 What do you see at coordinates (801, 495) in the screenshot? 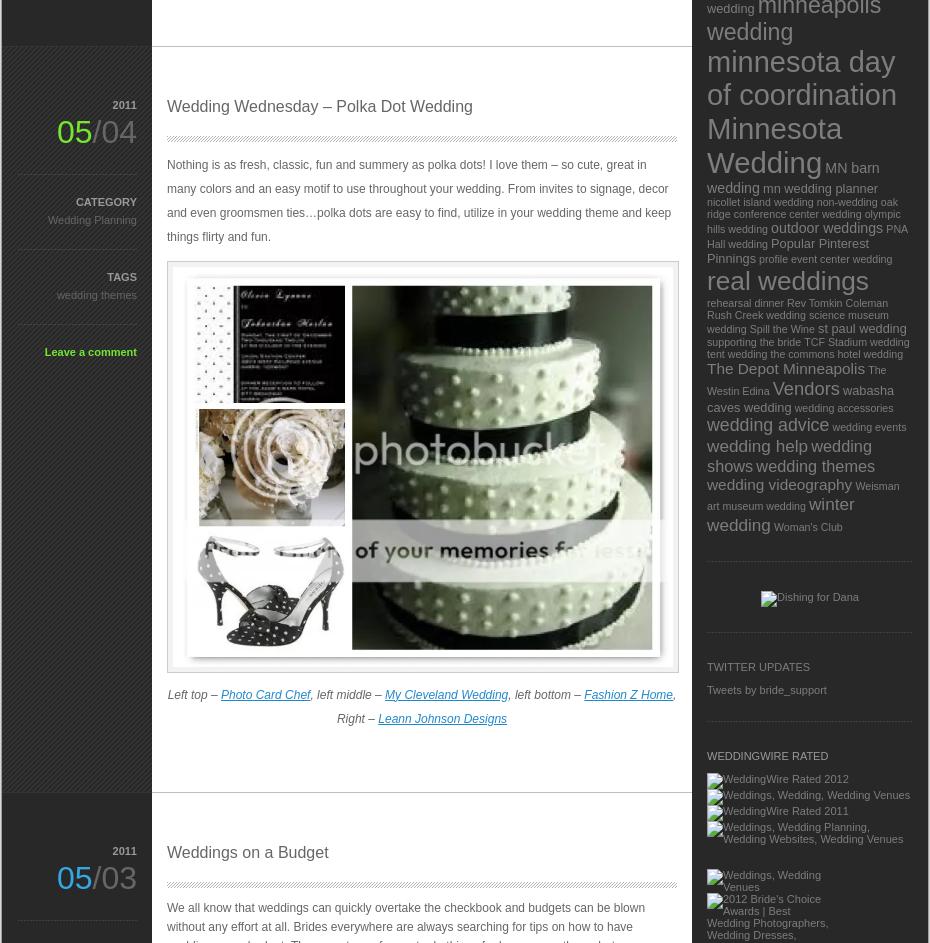
I see `'Weisman art museum wedding'` at bounding box center [801, 495].